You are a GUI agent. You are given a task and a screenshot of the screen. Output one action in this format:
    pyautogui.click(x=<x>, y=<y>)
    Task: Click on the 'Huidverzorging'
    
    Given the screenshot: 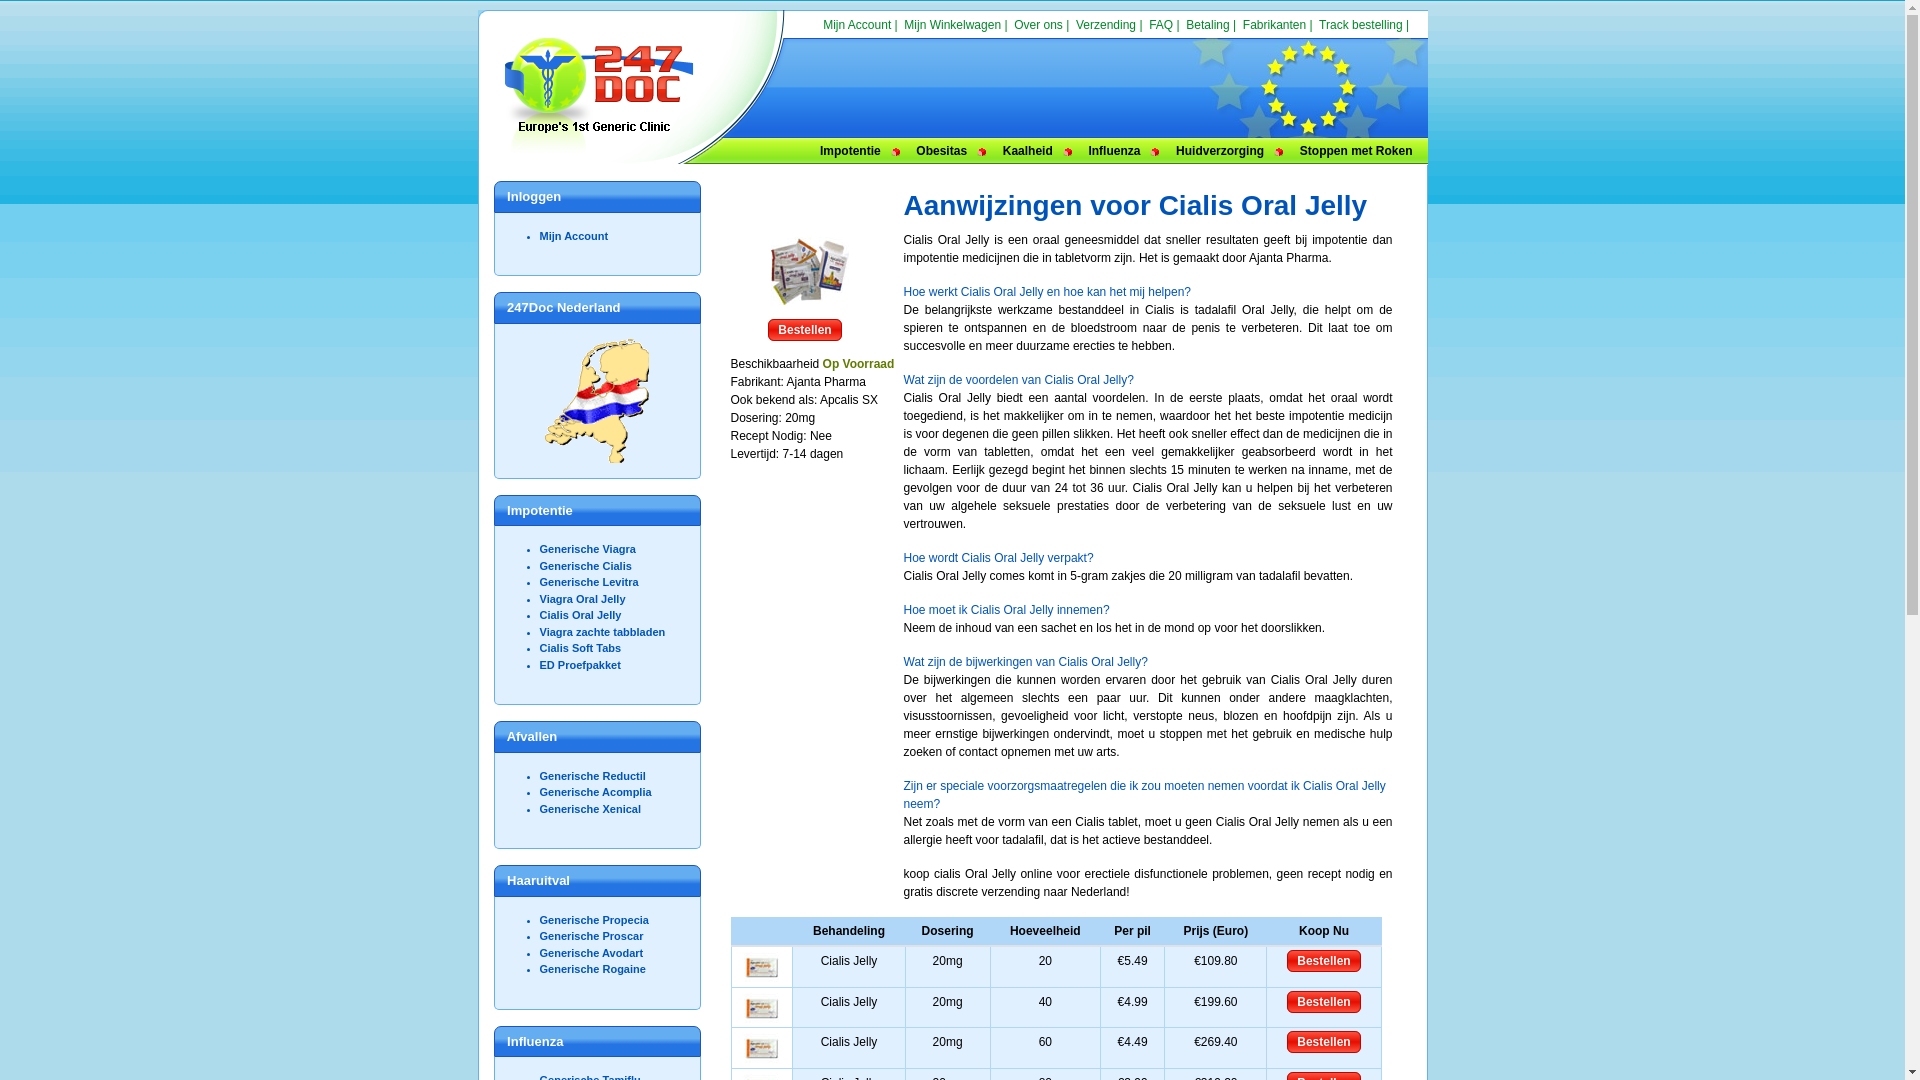 What is the action you would take?
    pyautogui.click(x=1218, y=149)
    